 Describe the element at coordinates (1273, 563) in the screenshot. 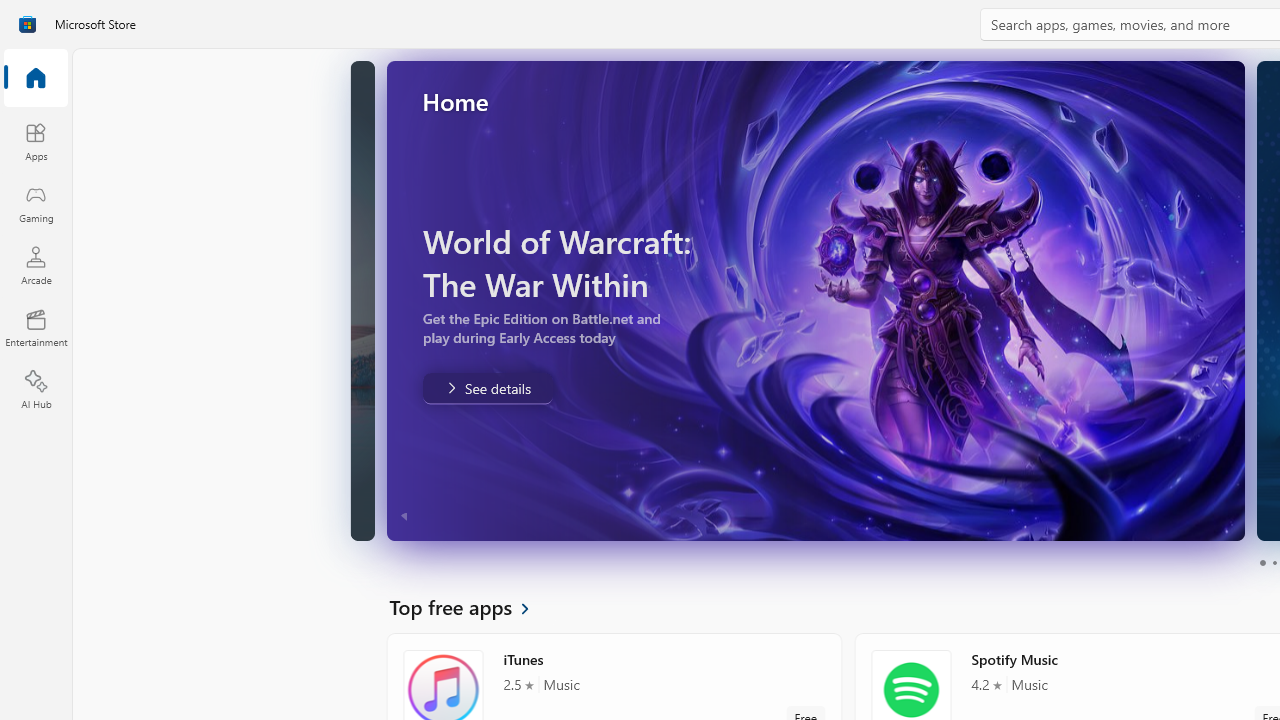

I see `'Page 2'` at that location.